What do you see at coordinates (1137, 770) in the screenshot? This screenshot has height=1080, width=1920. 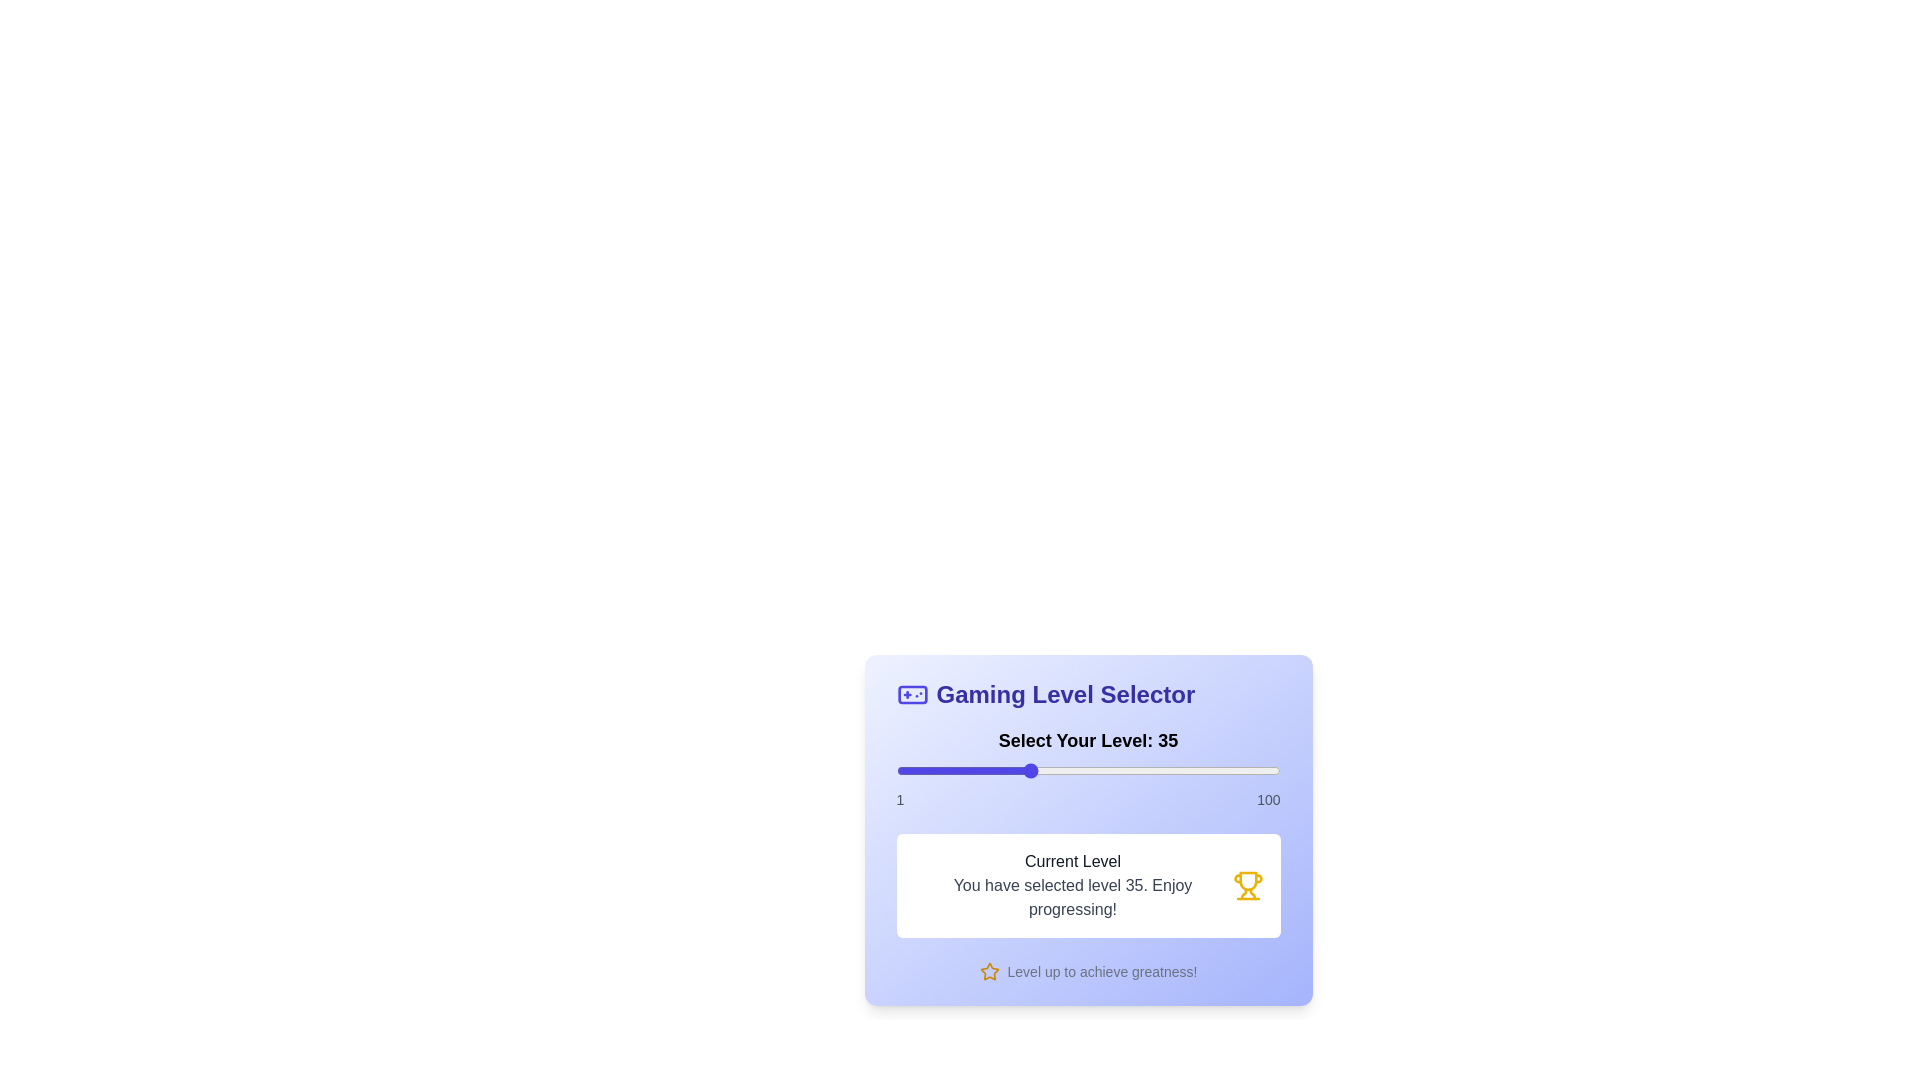 I see `the gaming level` at bounding box center [1137, 770].